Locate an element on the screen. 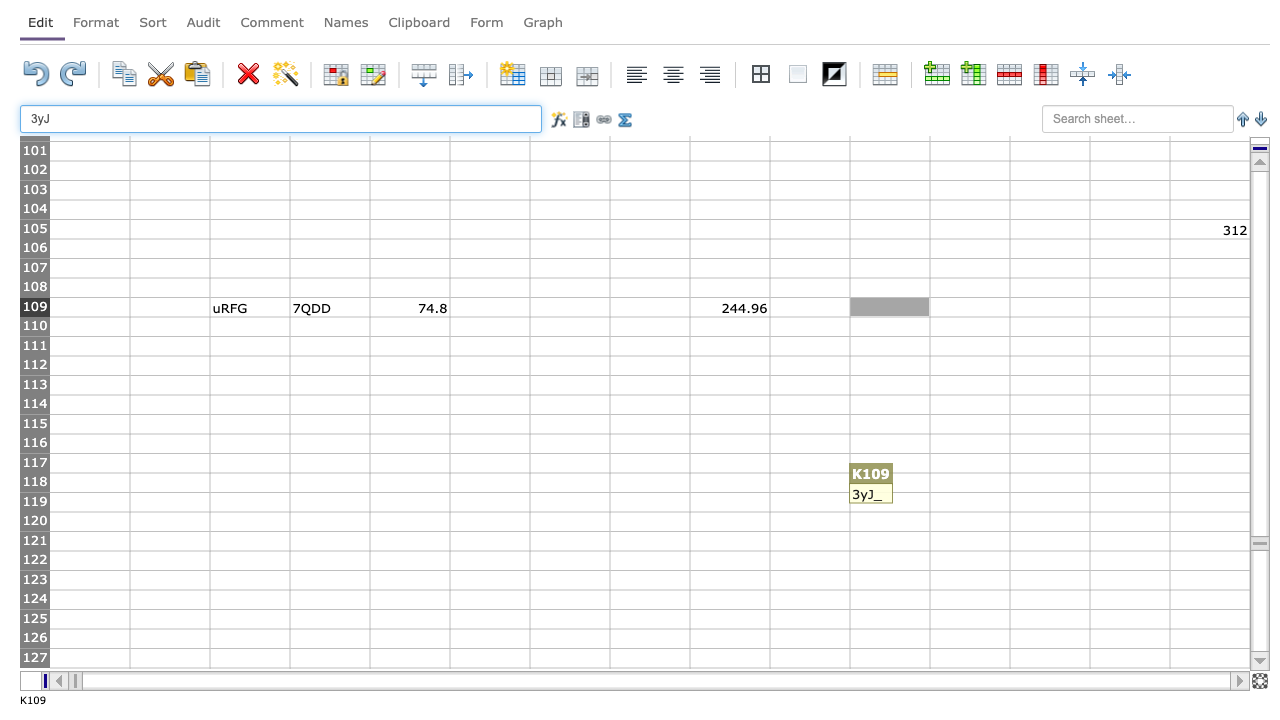 The image size is (1280, 720). C L119 is located at coordinates (969, 501).